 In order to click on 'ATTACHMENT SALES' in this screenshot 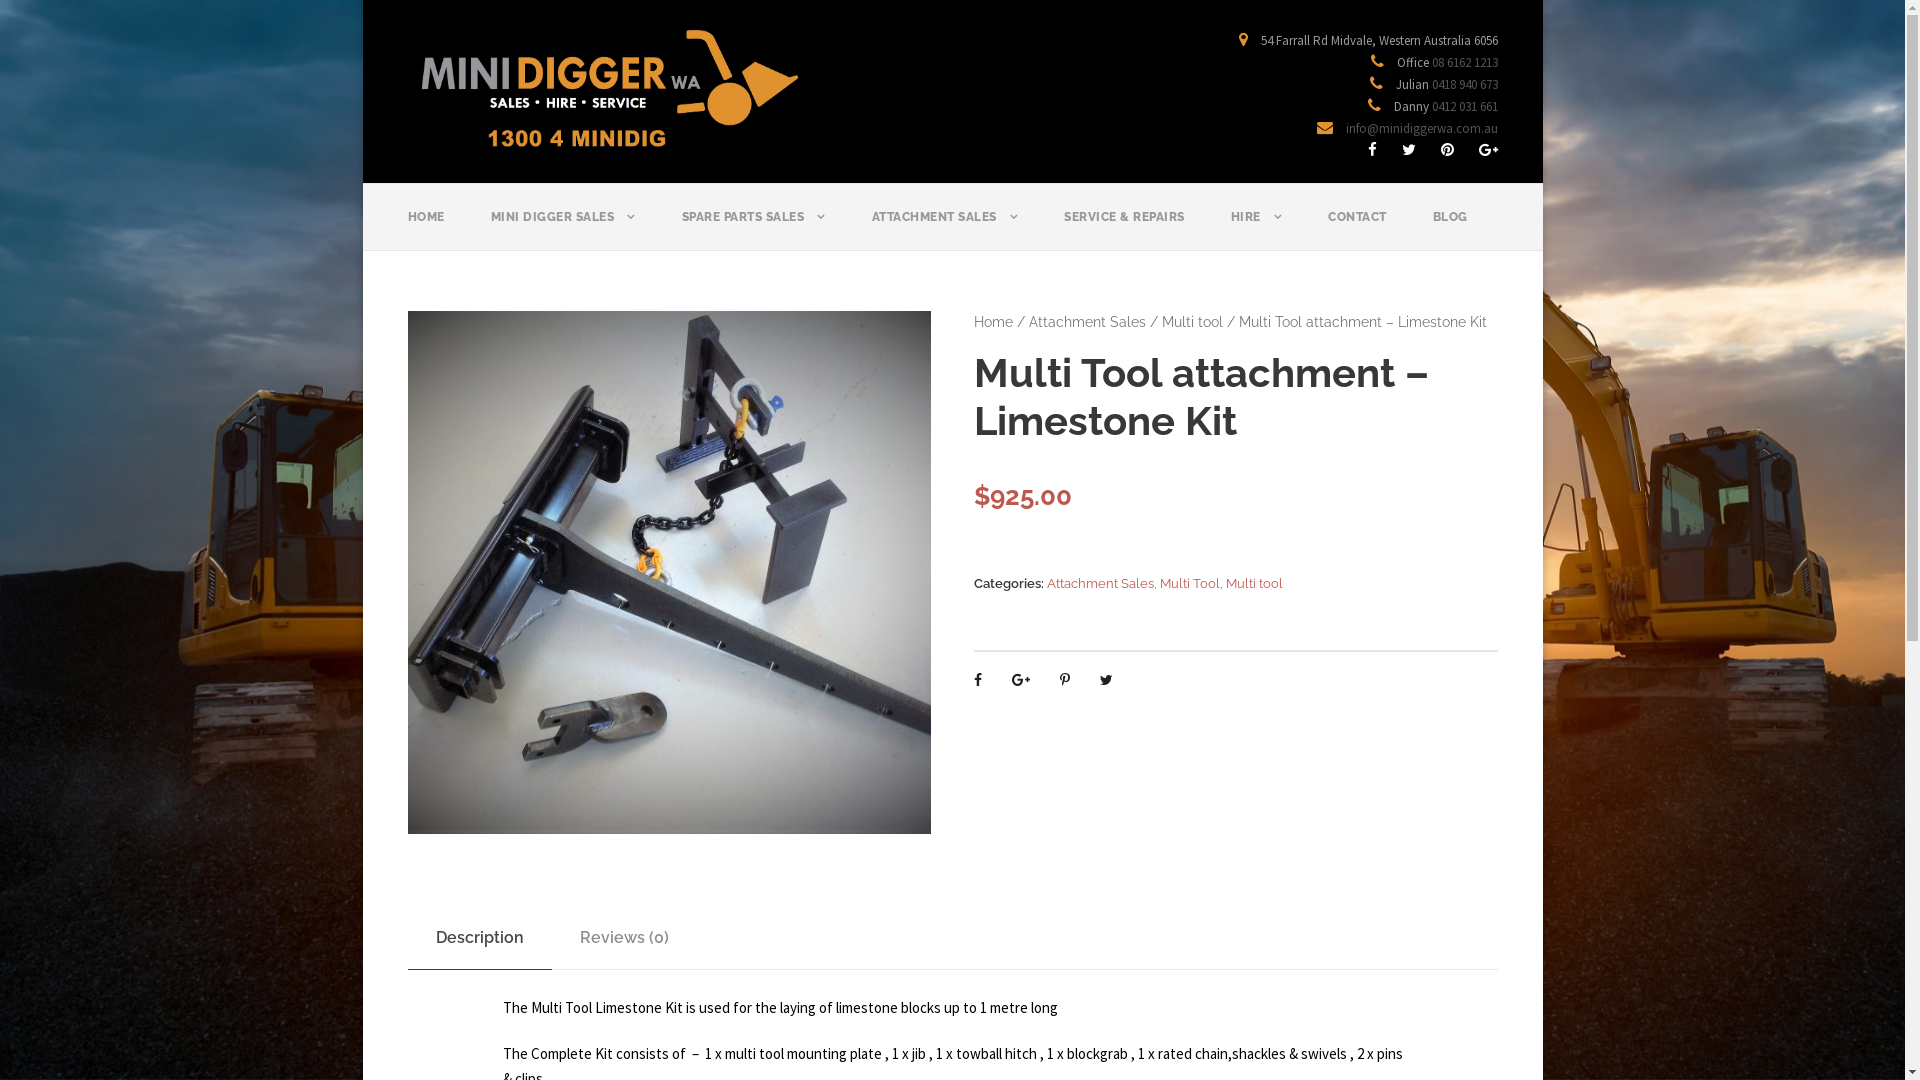, I will do `click(872, 227)`.